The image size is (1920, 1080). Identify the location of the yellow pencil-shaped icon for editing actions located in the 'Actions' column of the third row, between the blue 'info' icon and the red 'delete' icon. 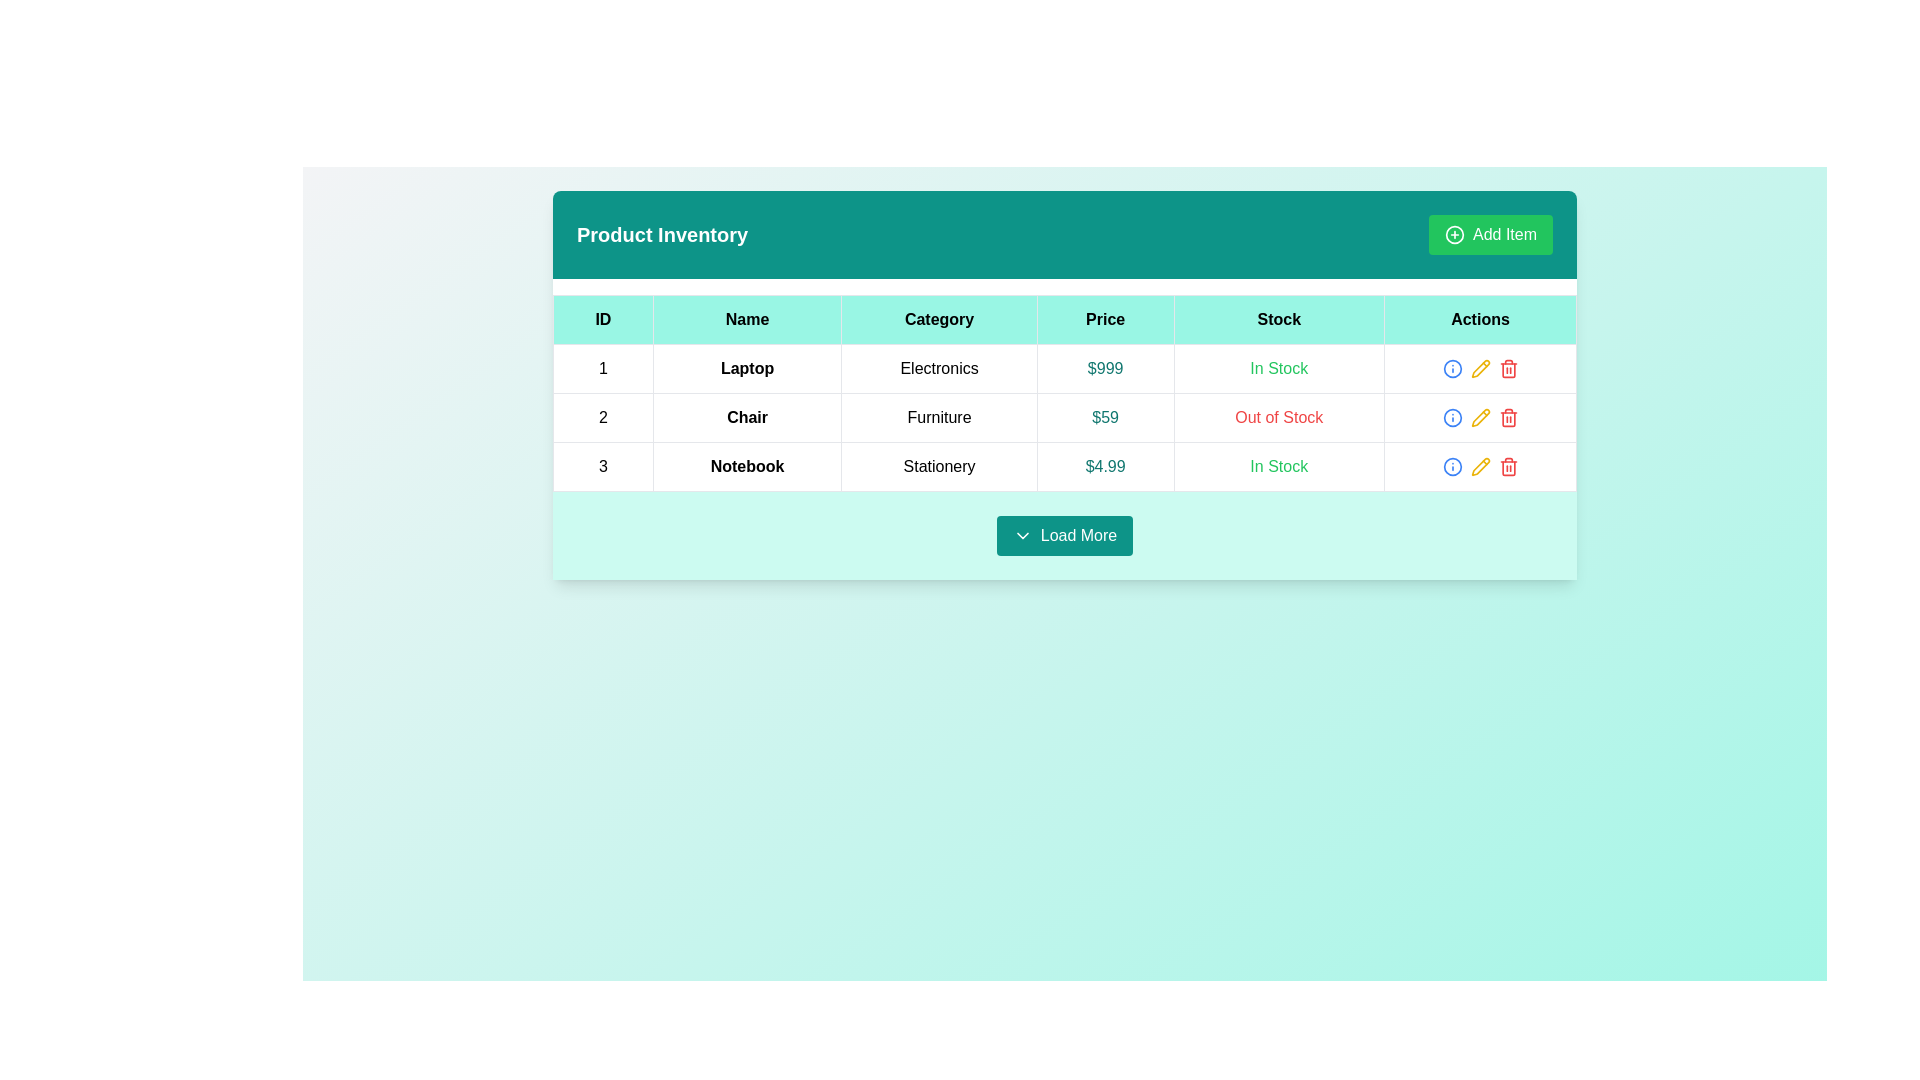
(1480, 369).